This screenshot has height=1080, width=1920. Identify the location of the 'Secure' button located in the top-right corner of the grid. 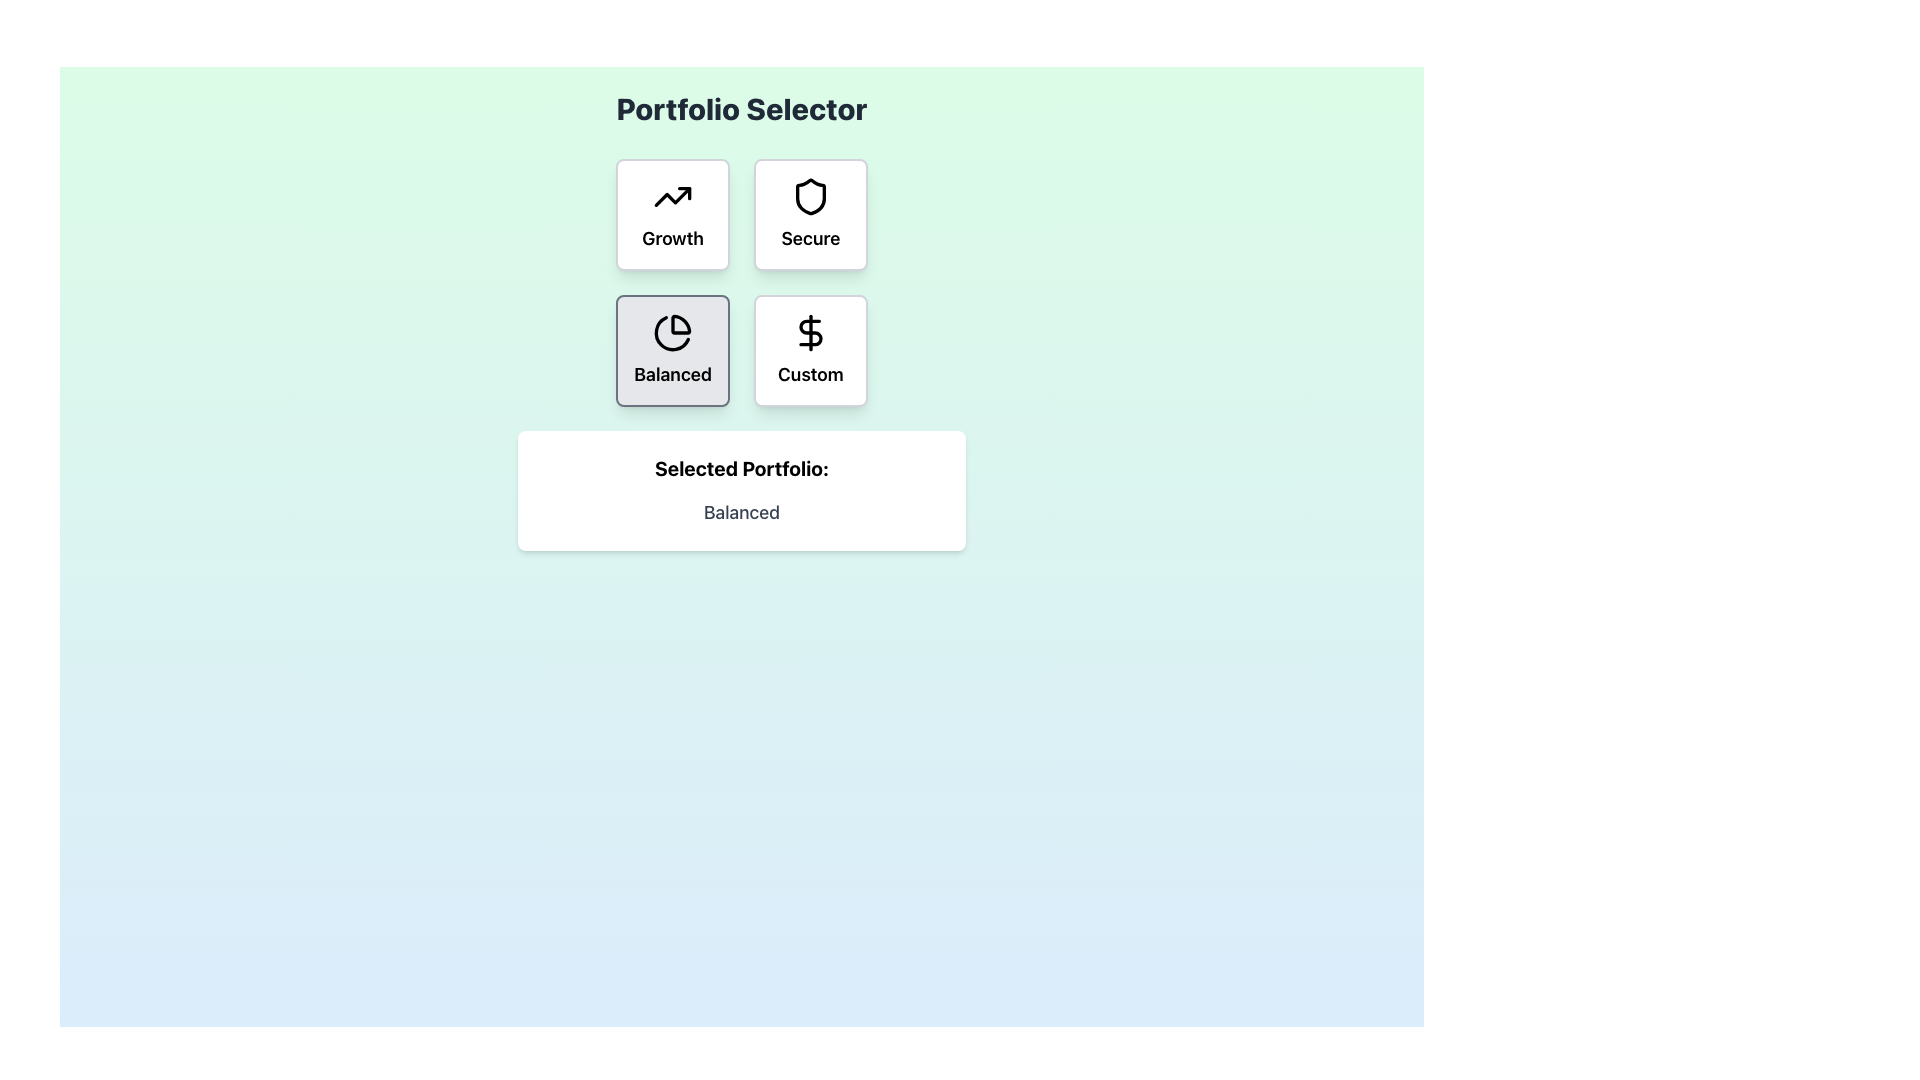
(810, 215).